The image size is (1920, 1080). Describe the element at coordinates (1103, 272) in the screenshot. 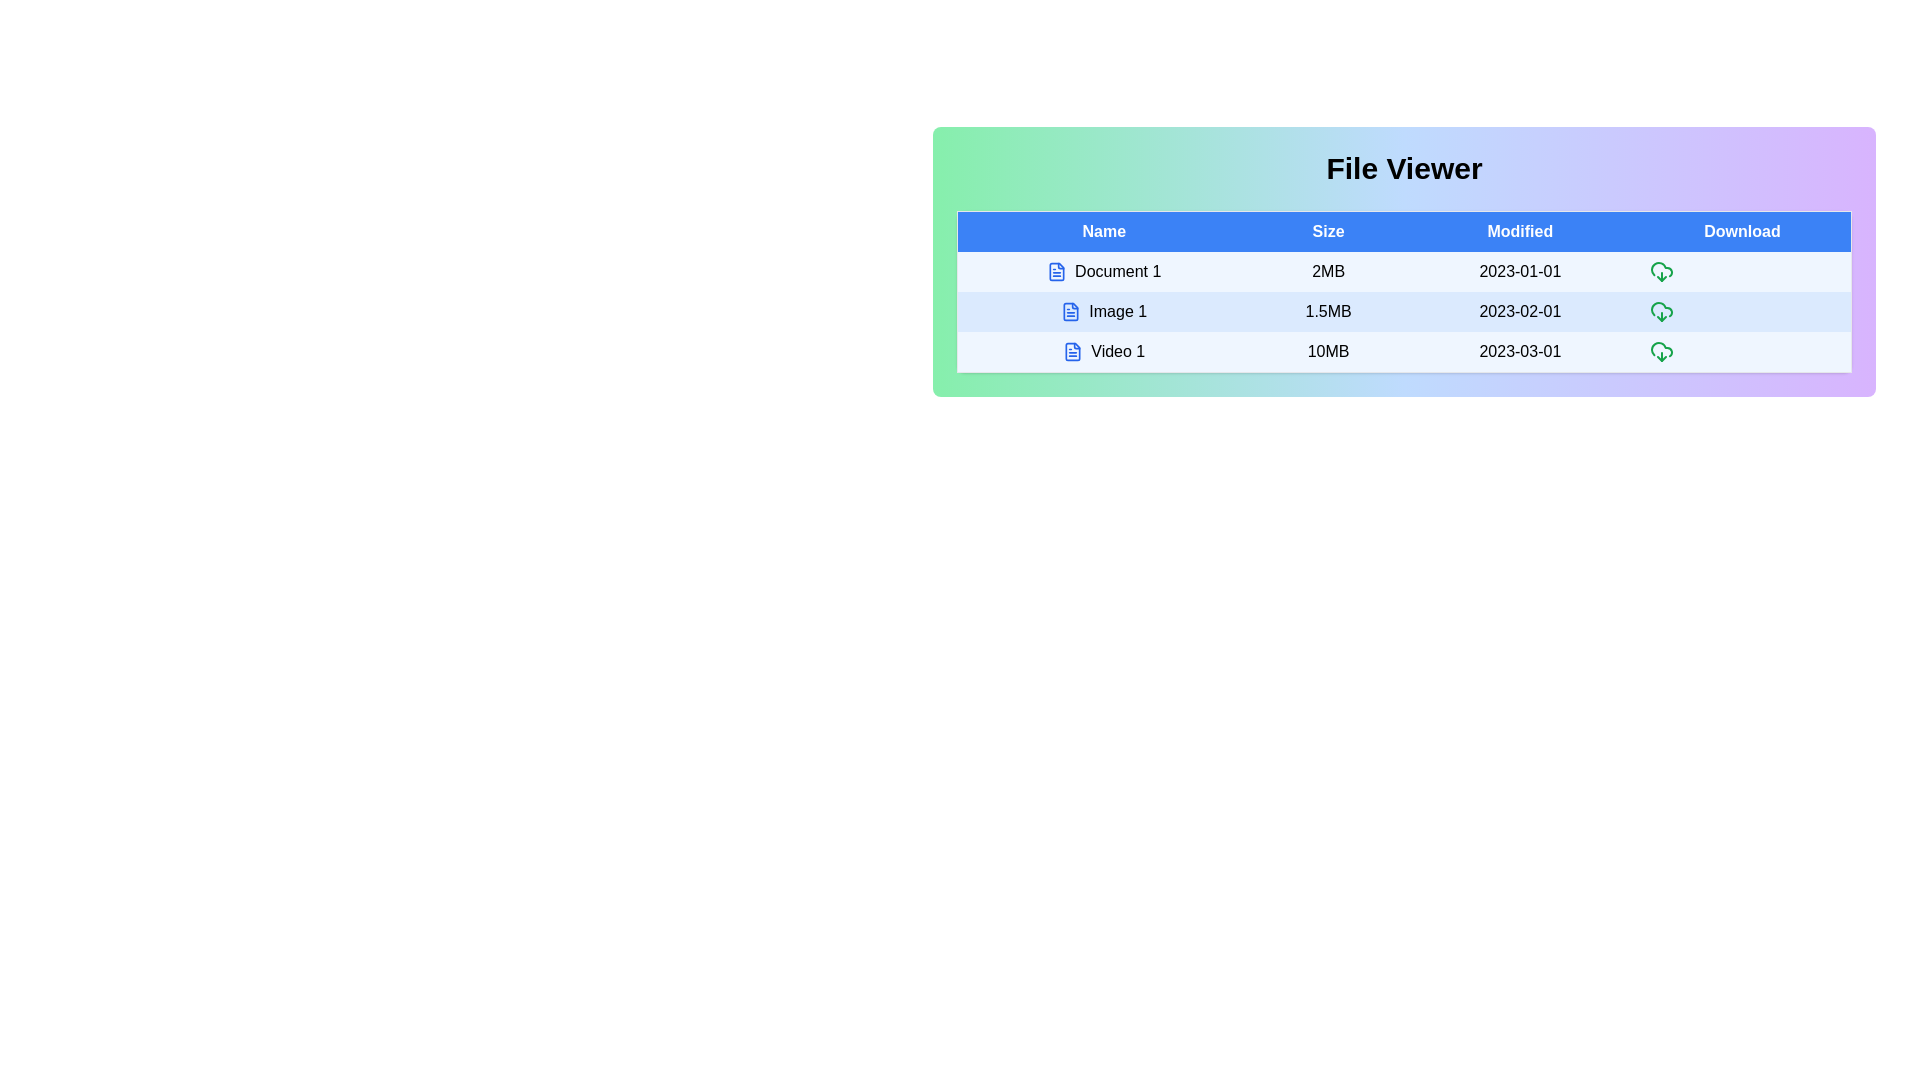

I see `the row corresponding to Document 1` at that location.